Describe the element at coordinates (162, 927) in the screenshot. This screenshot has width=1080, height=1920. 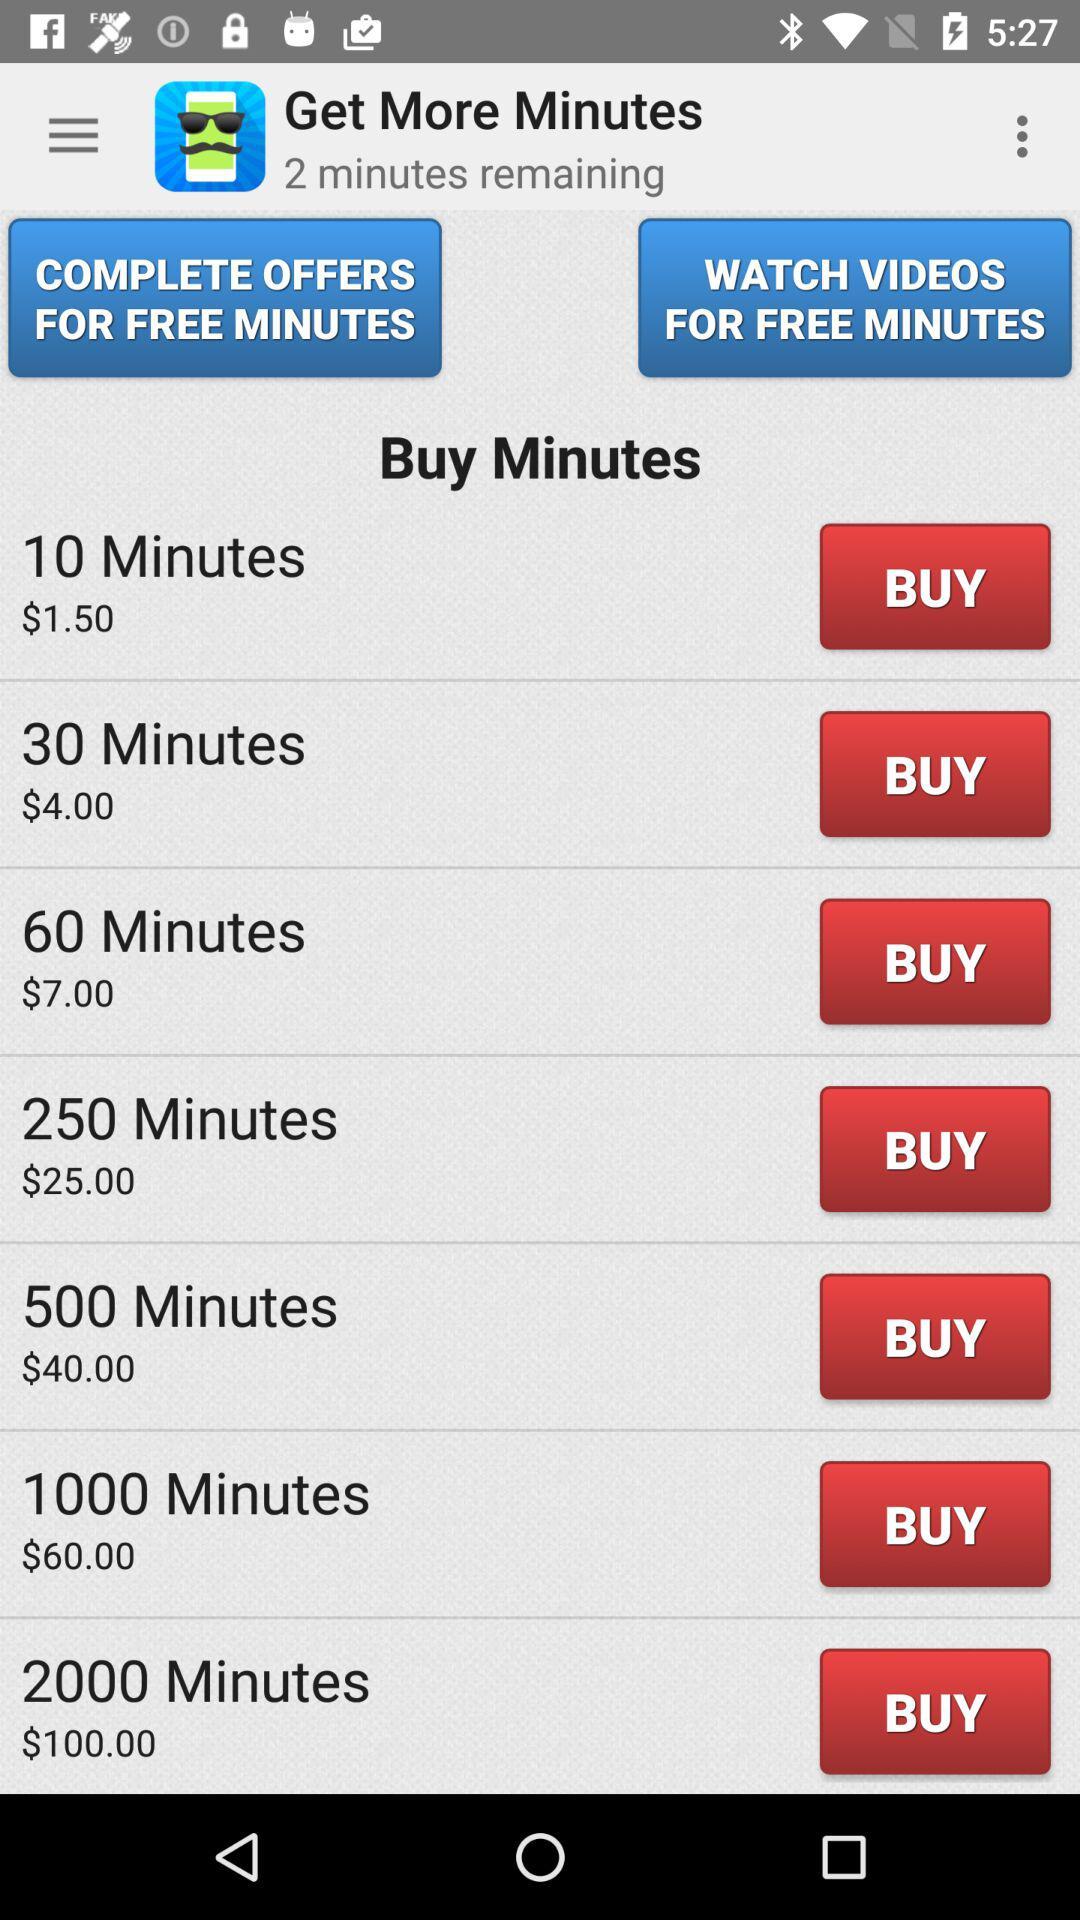
I see `60 minutes icon` at that location.